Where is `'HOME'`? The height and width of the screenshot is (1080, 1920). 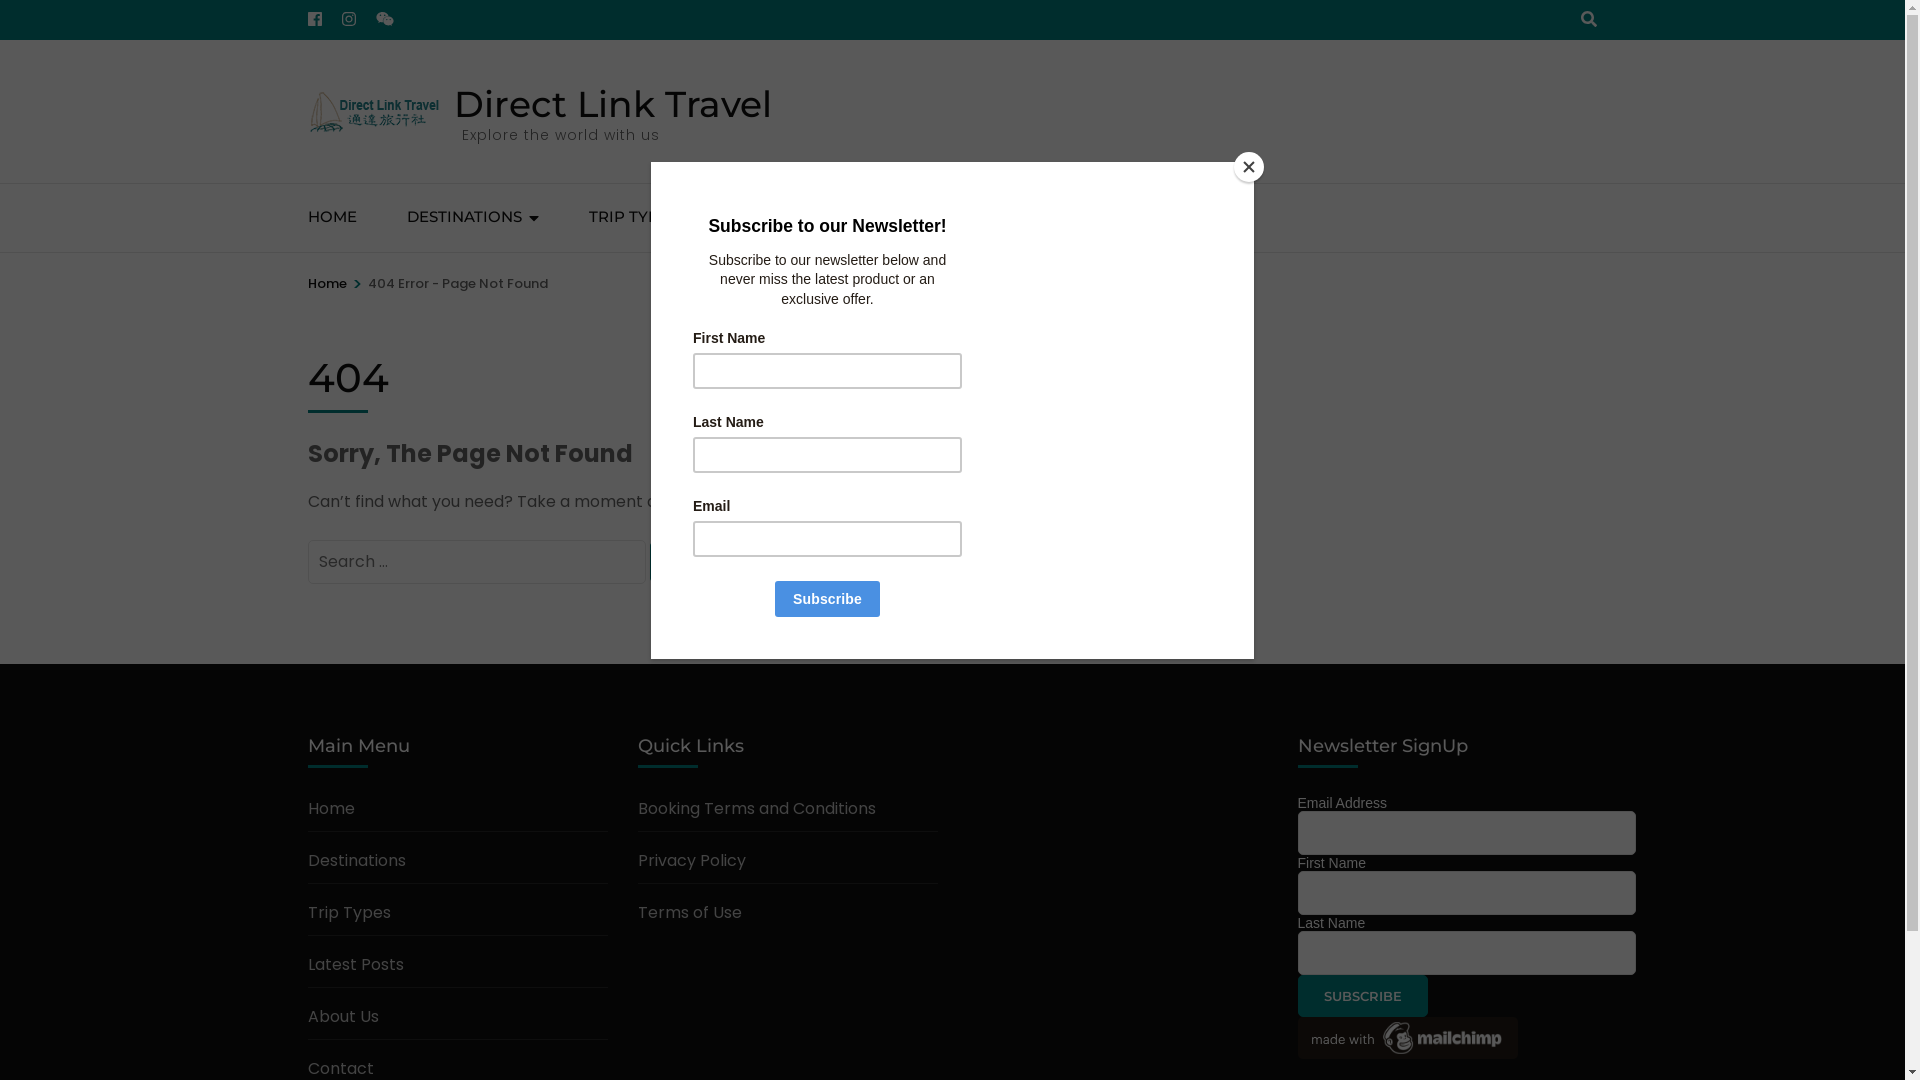 'HOME' is located at coordinates (332, 218).